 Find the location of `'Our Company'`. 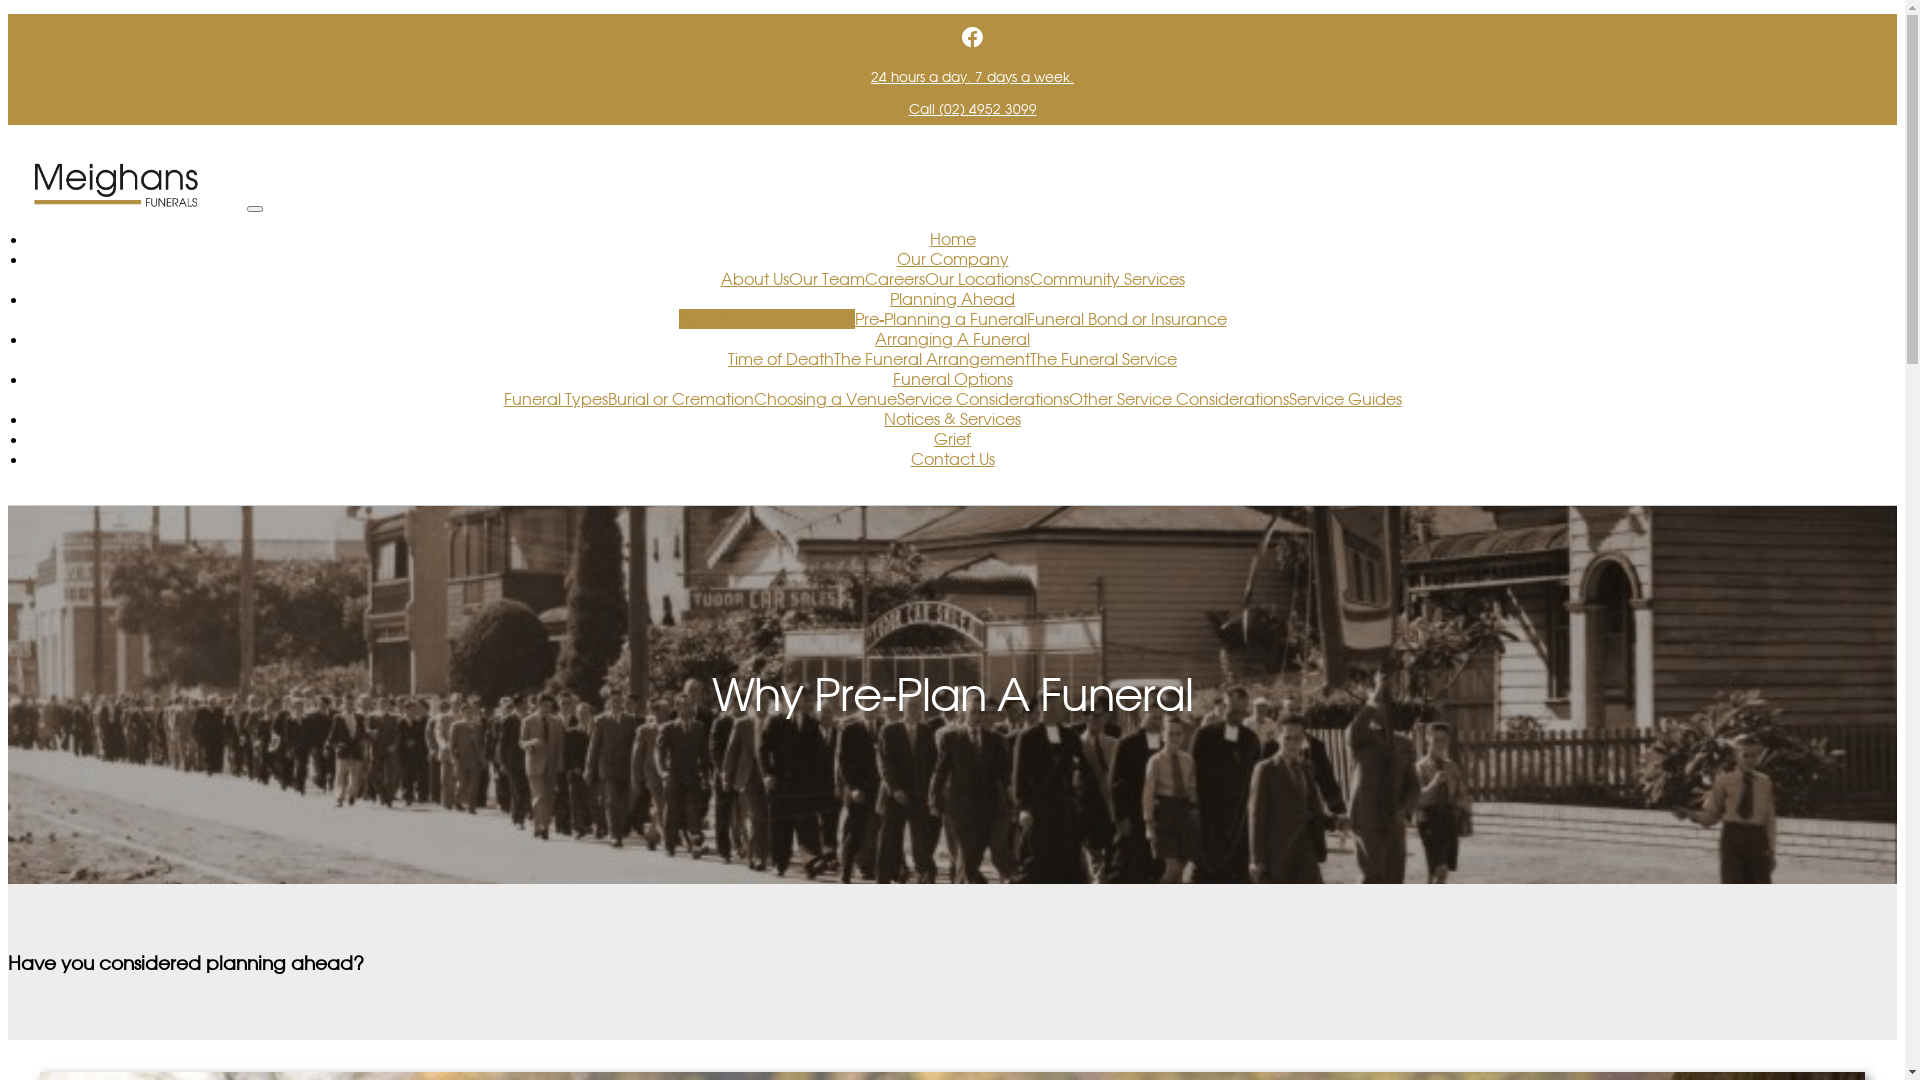

'Our Company' is located at coordinates (895, 257).